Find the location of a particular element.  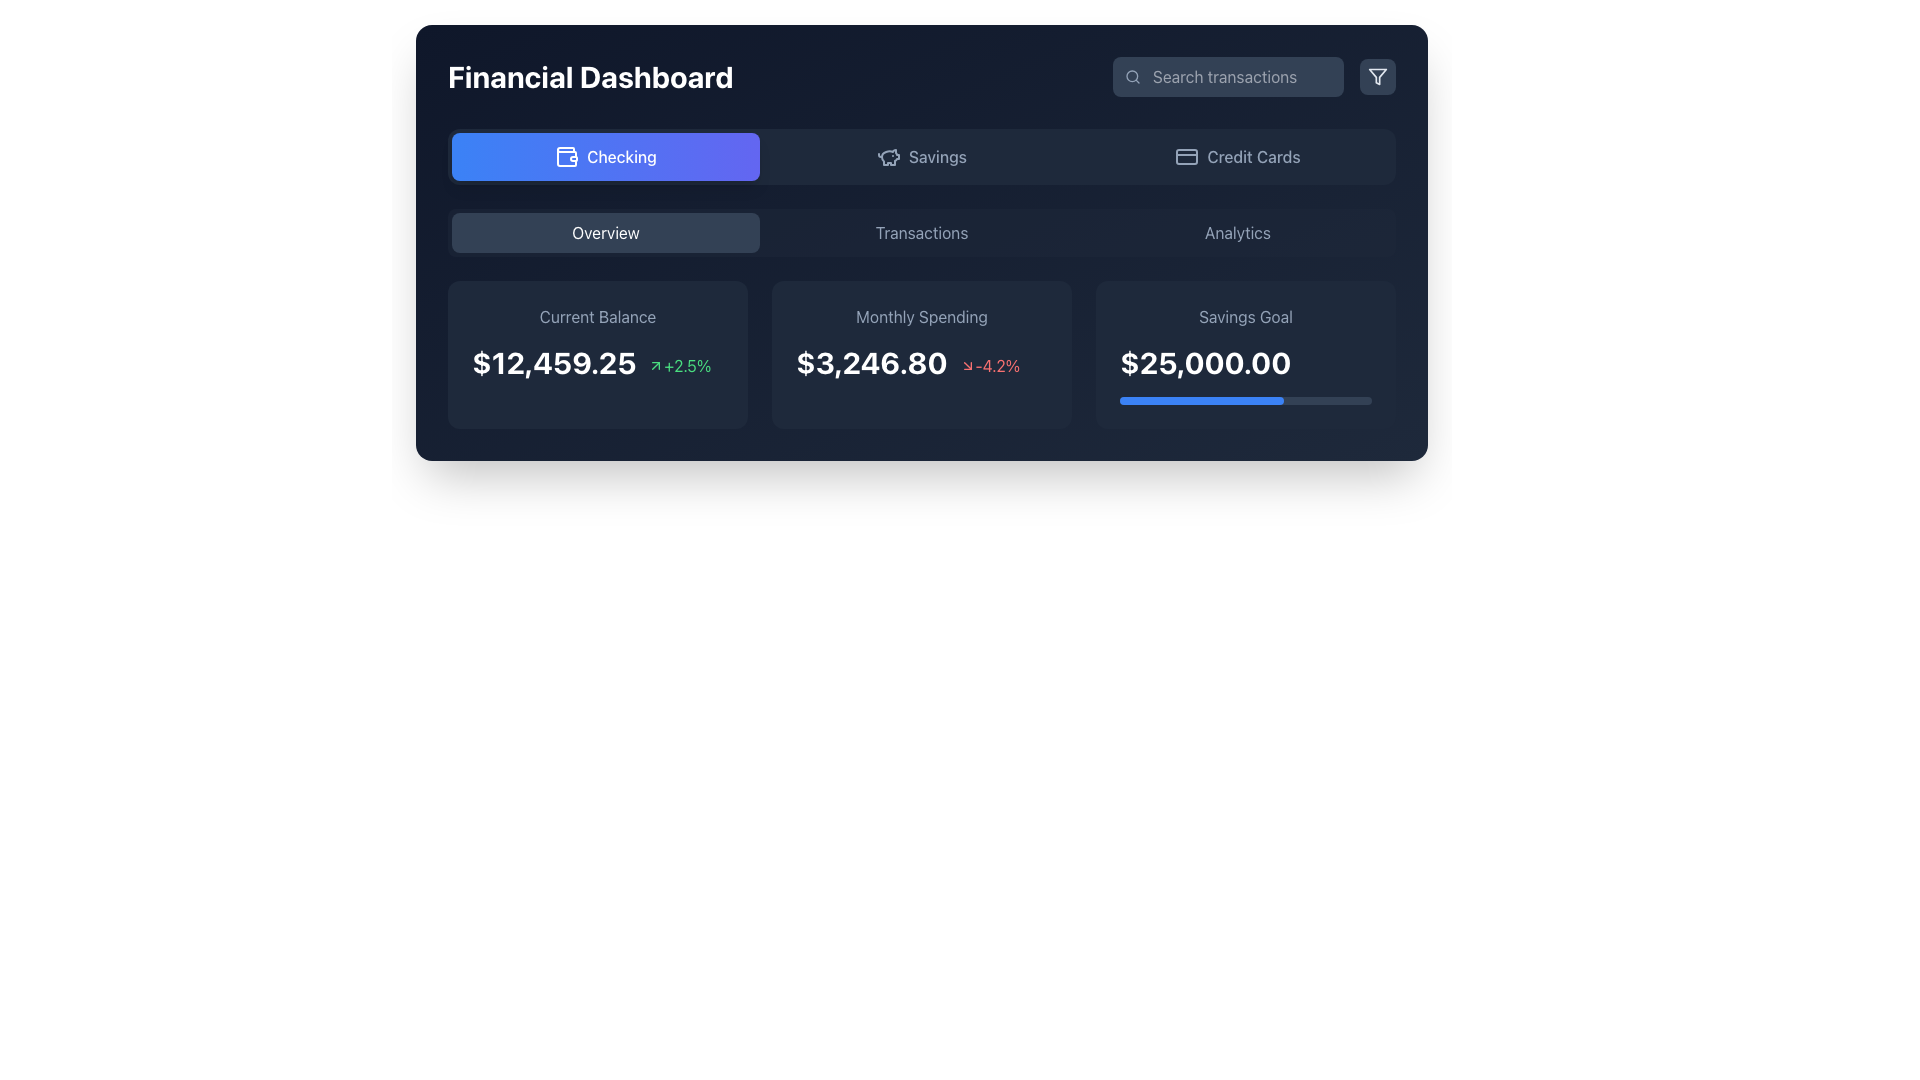

the main header text label of the dashboard that indicates the context or purpose of the displayed interface is located at coordinates (589, 76).